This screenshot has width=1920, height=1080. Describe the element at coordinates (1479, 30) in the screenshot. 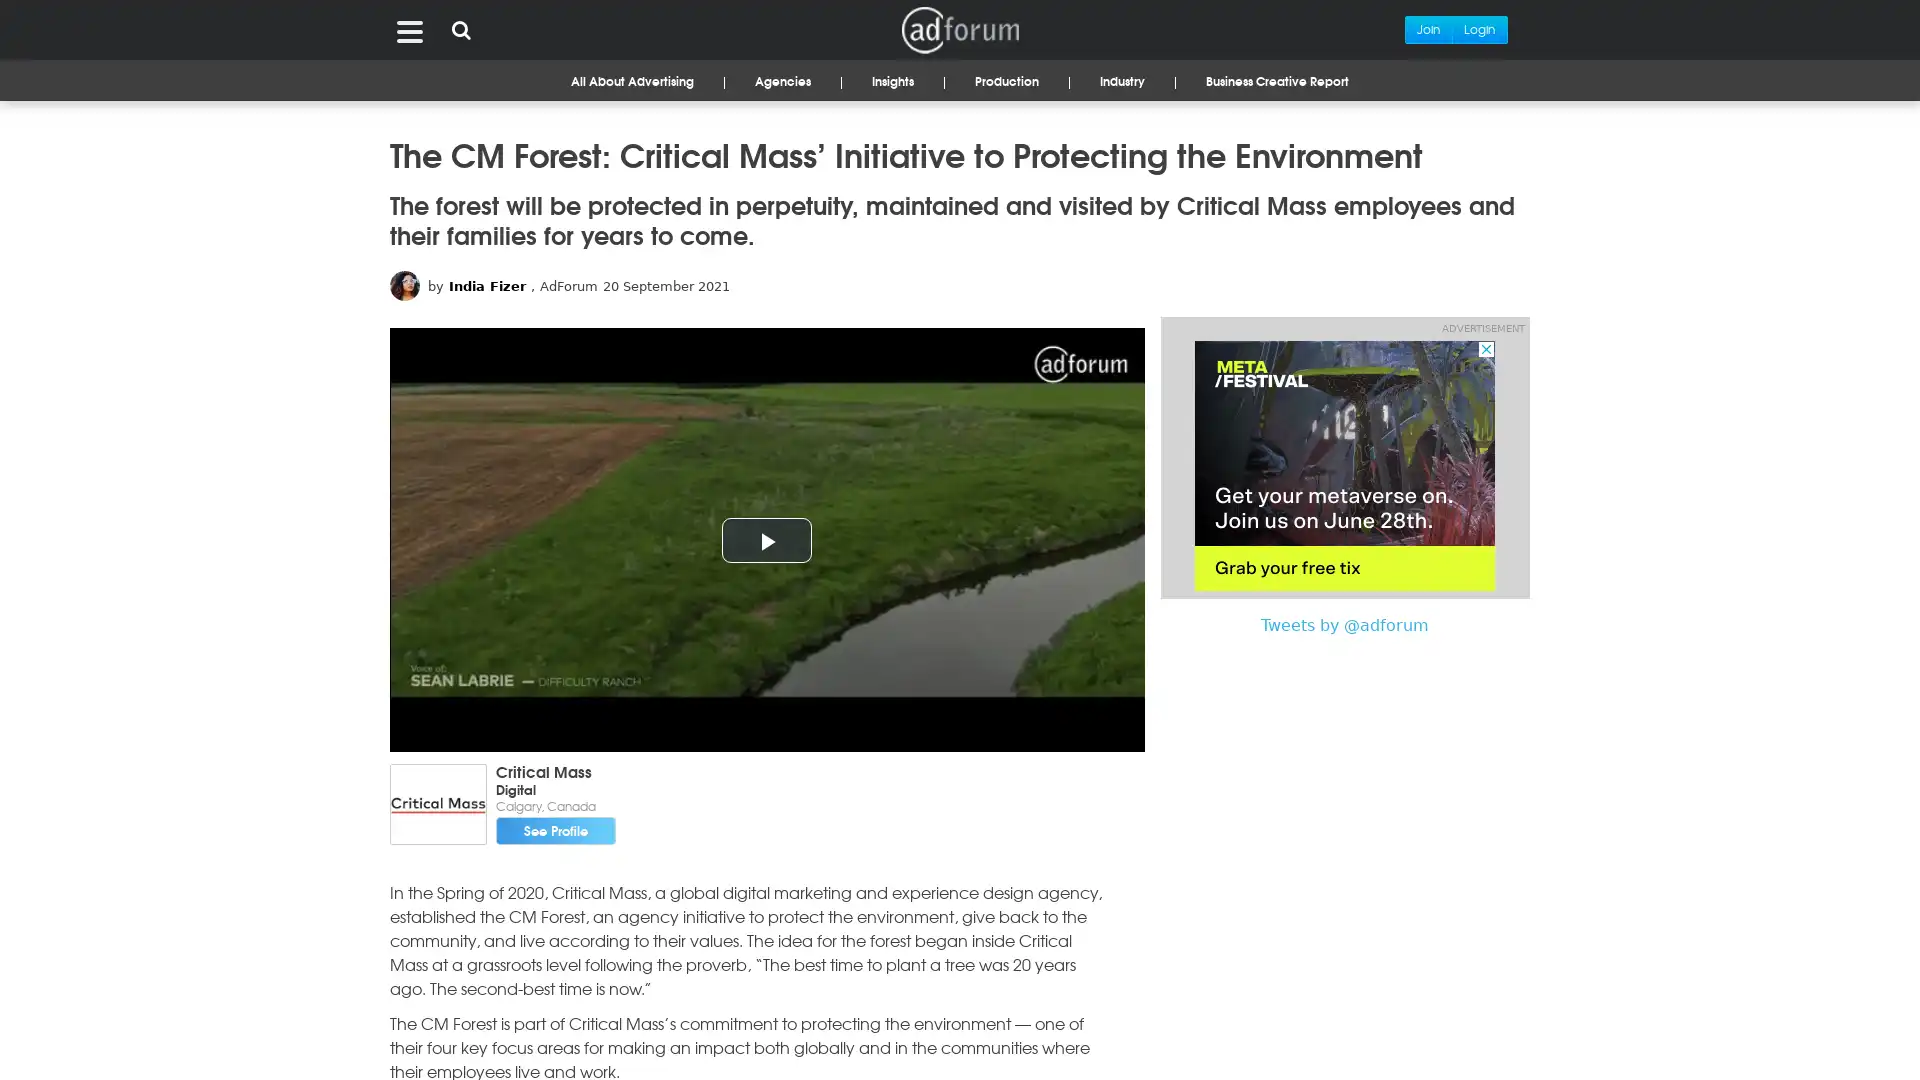

I see `Login` at that location.